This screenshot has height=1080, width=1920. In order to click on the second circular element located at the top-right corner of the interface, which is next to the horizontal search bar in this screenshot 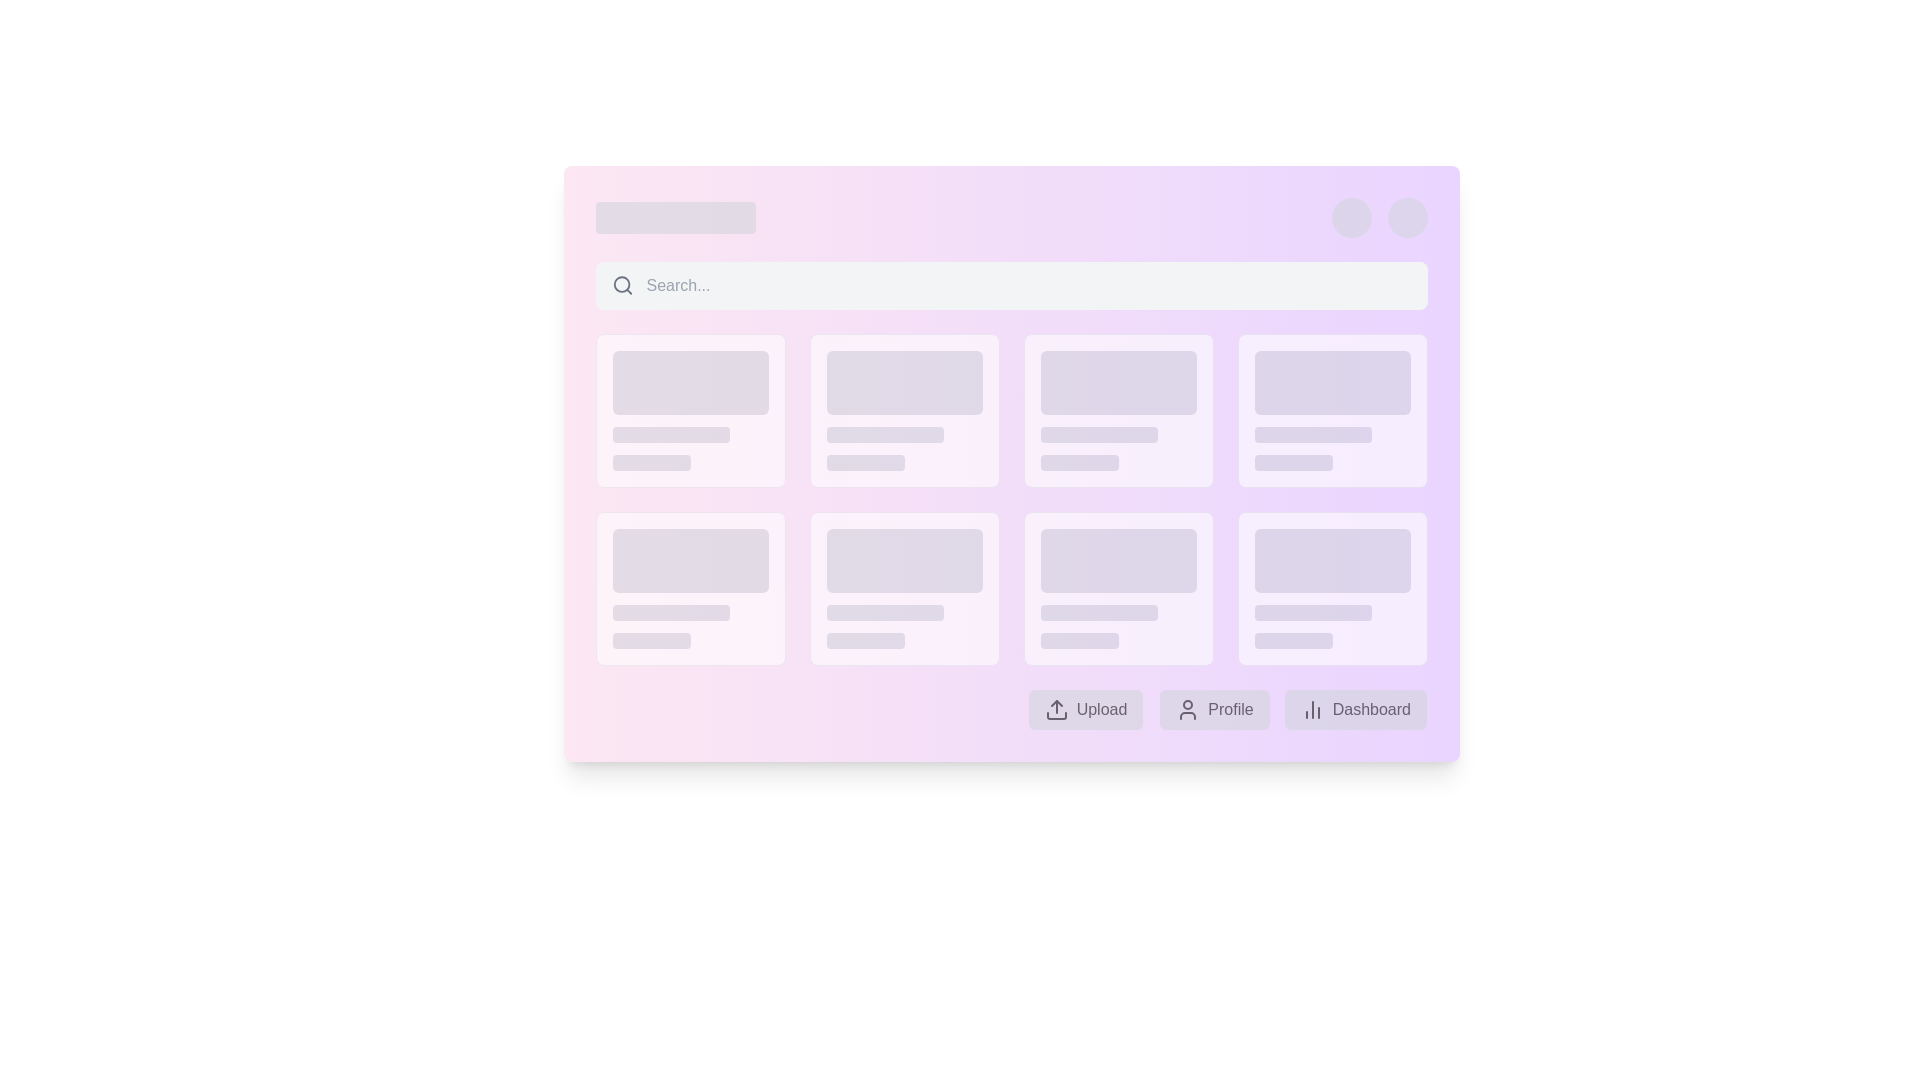, I will do `click(1406, 218)`.